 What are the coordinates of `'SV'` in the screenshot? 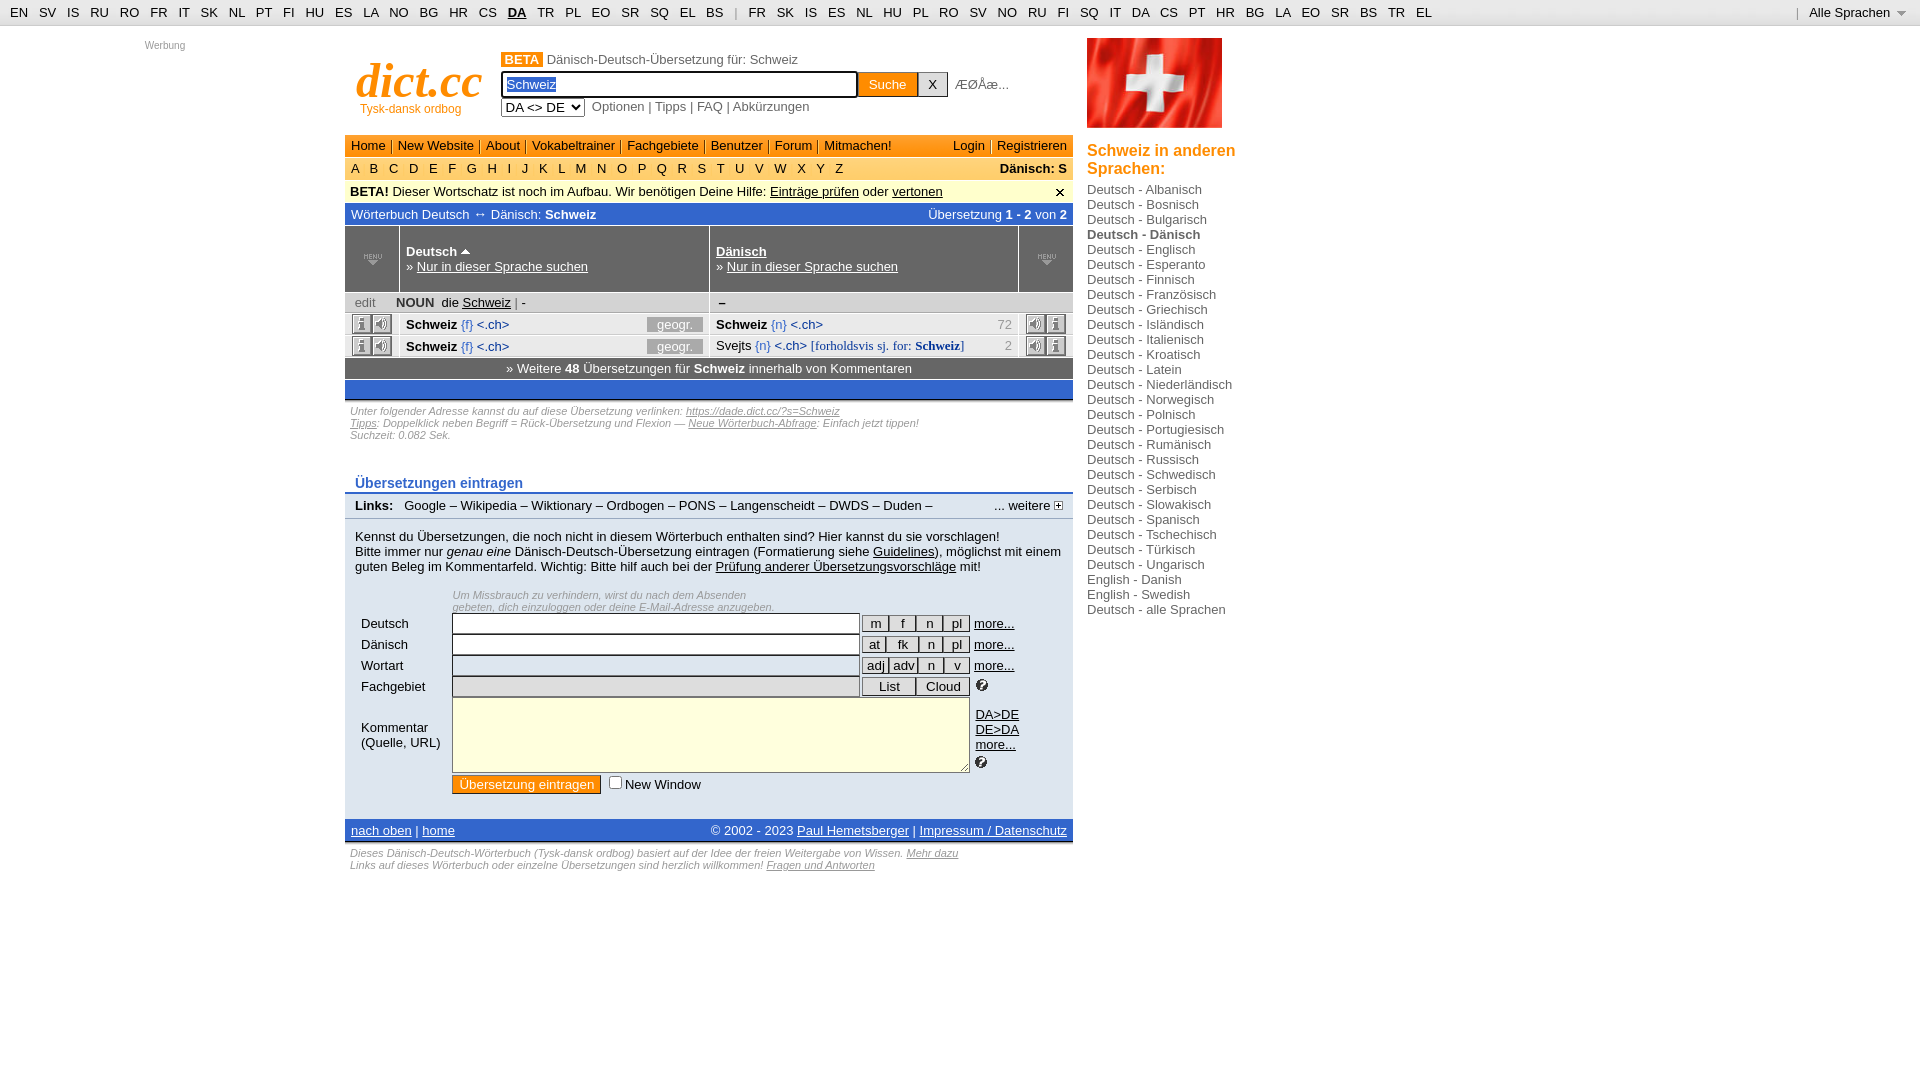 It's located at (38, 12).